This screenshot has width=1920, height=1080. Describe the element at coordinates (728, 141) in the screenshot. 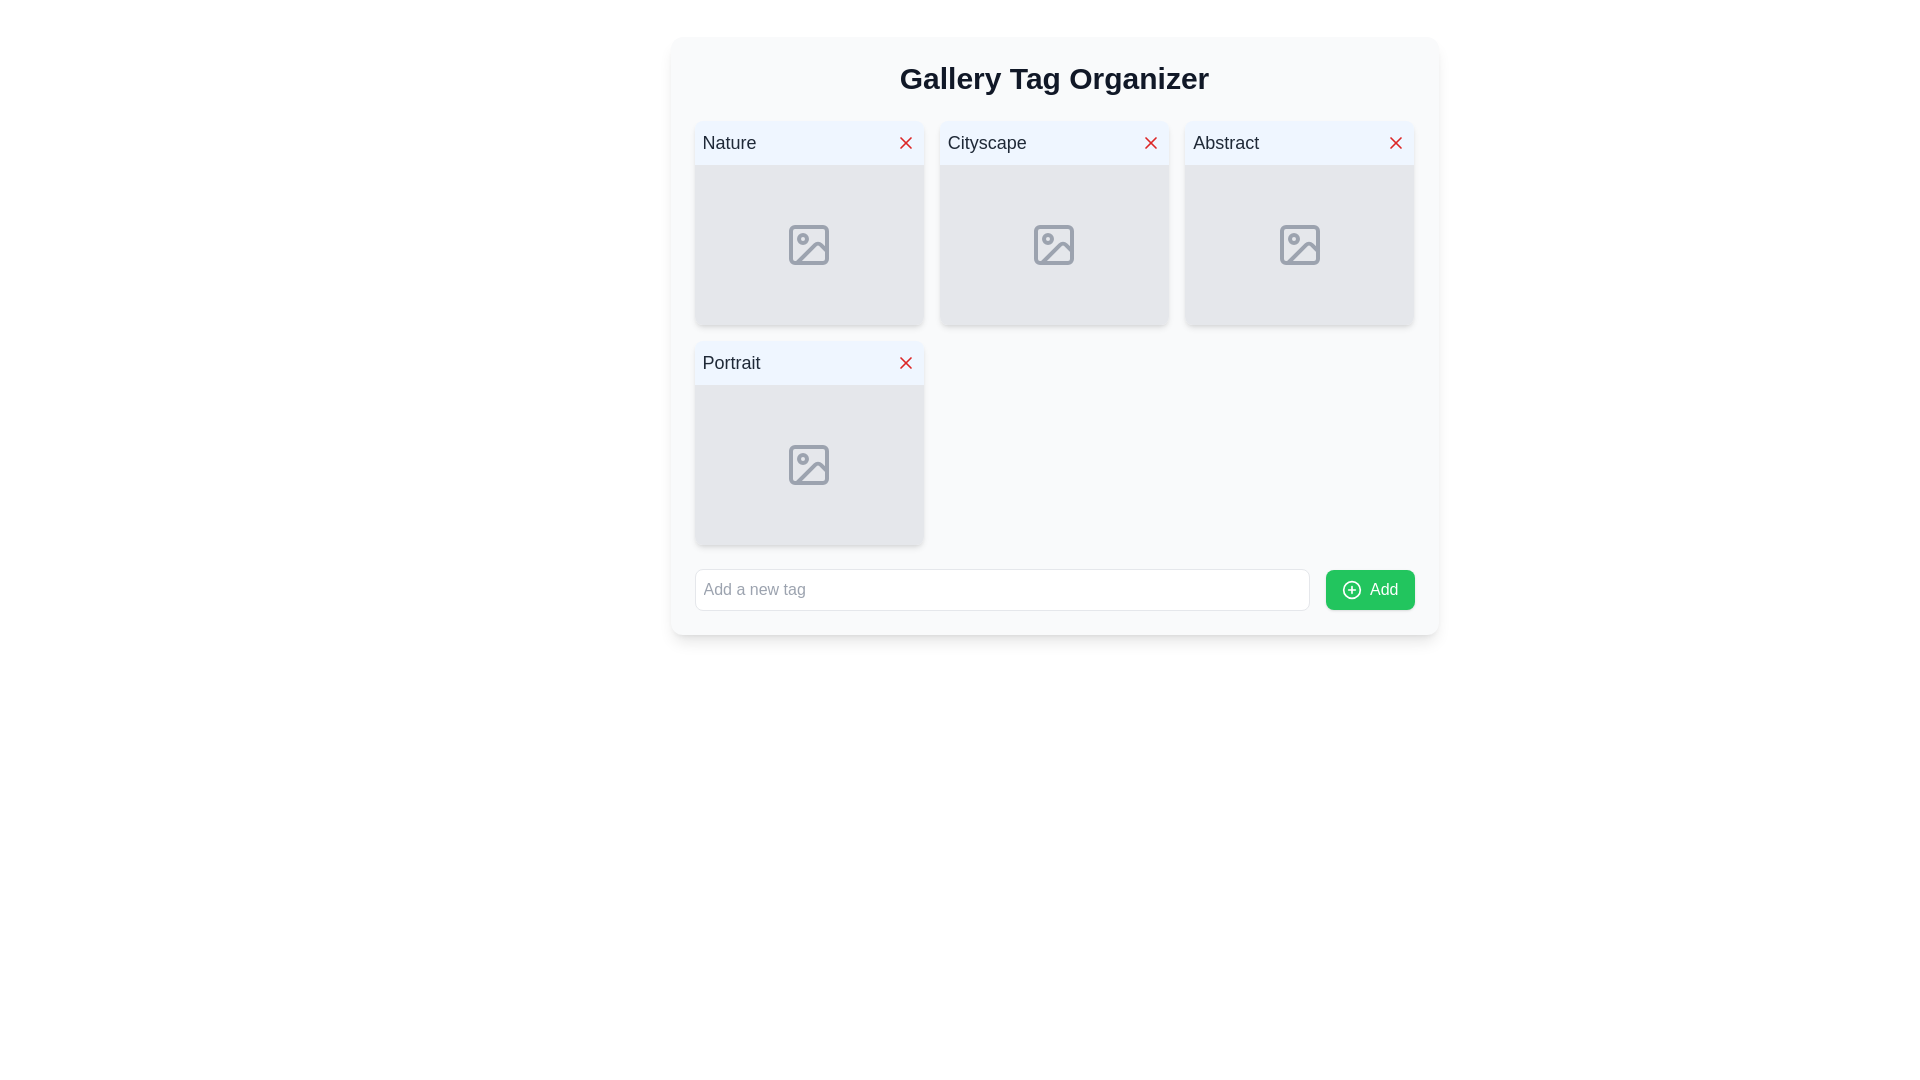

I see `the text label displaying 'Nature' in the blue-tinted header segment` at that location.